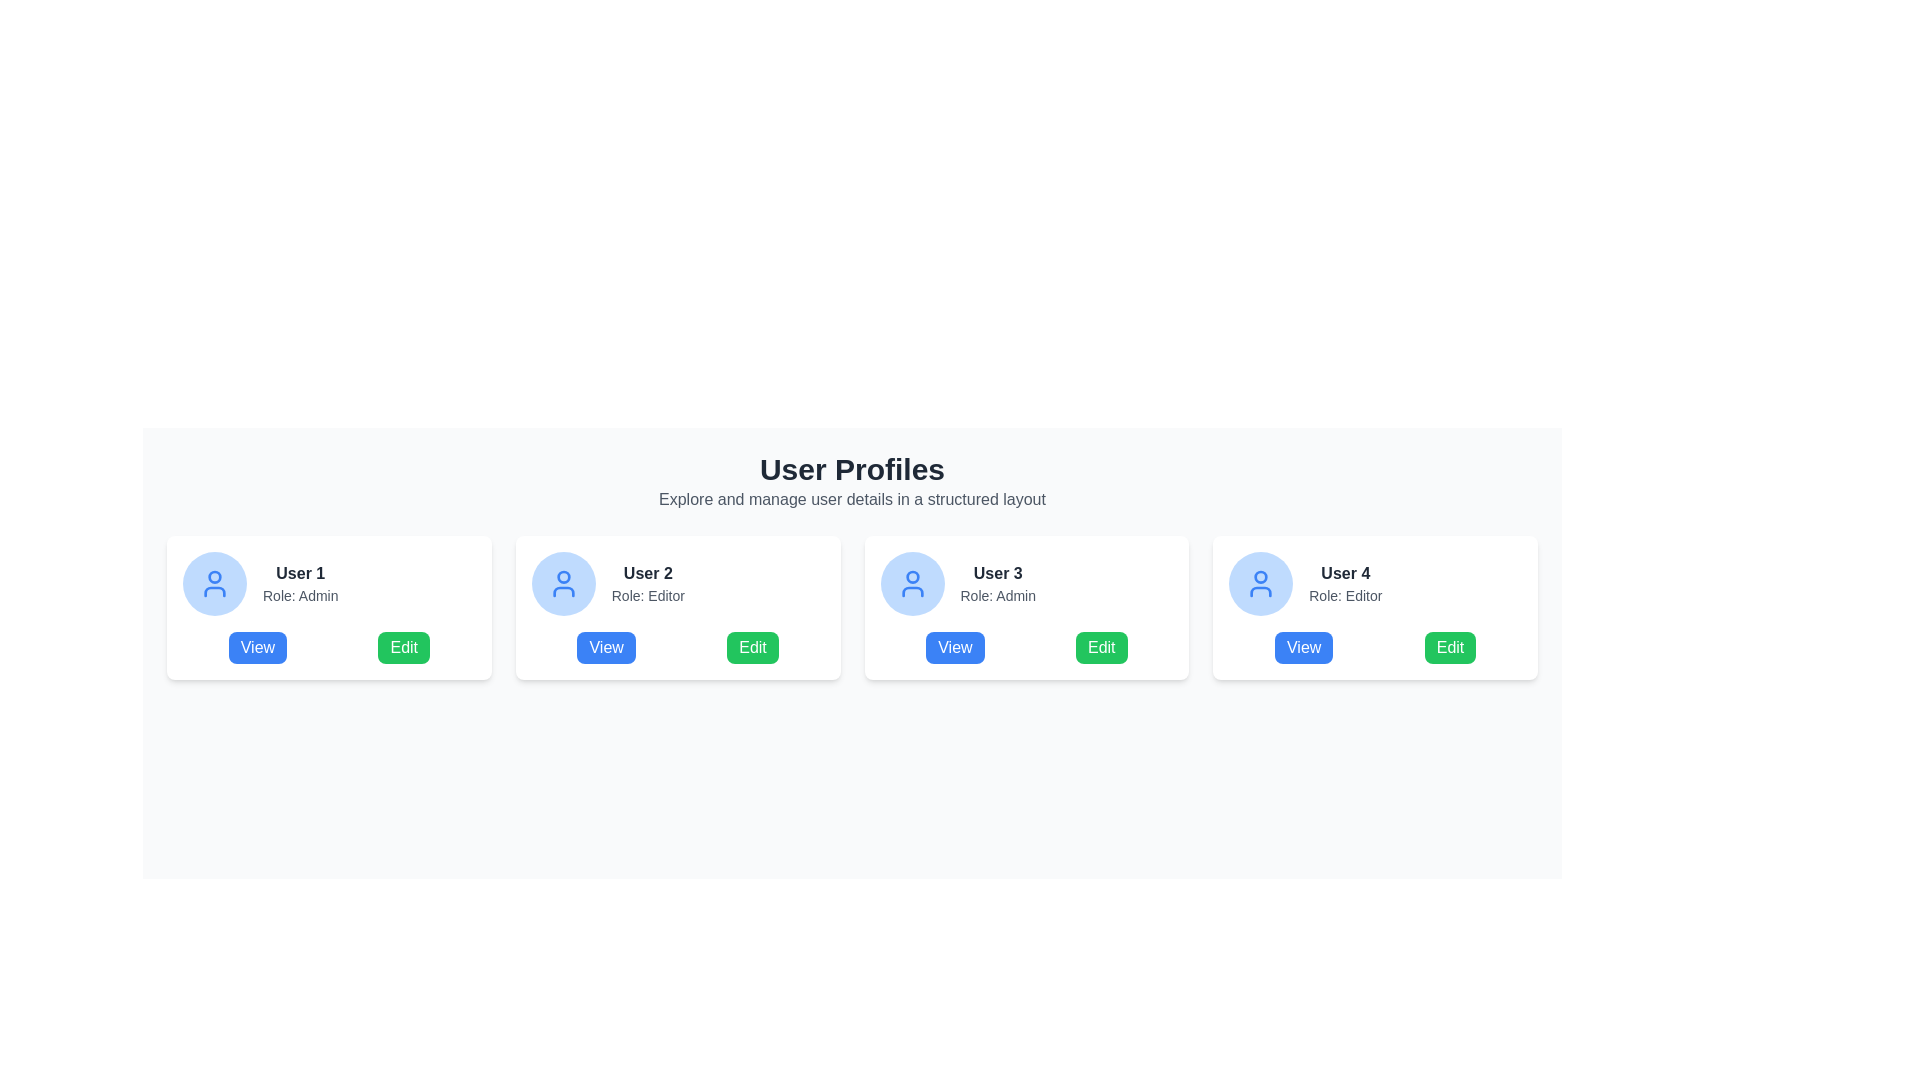  I want to click on text label displaying 'User 3' that identifies the user associated with the third card in the User Profiles section, so click(998, 574).